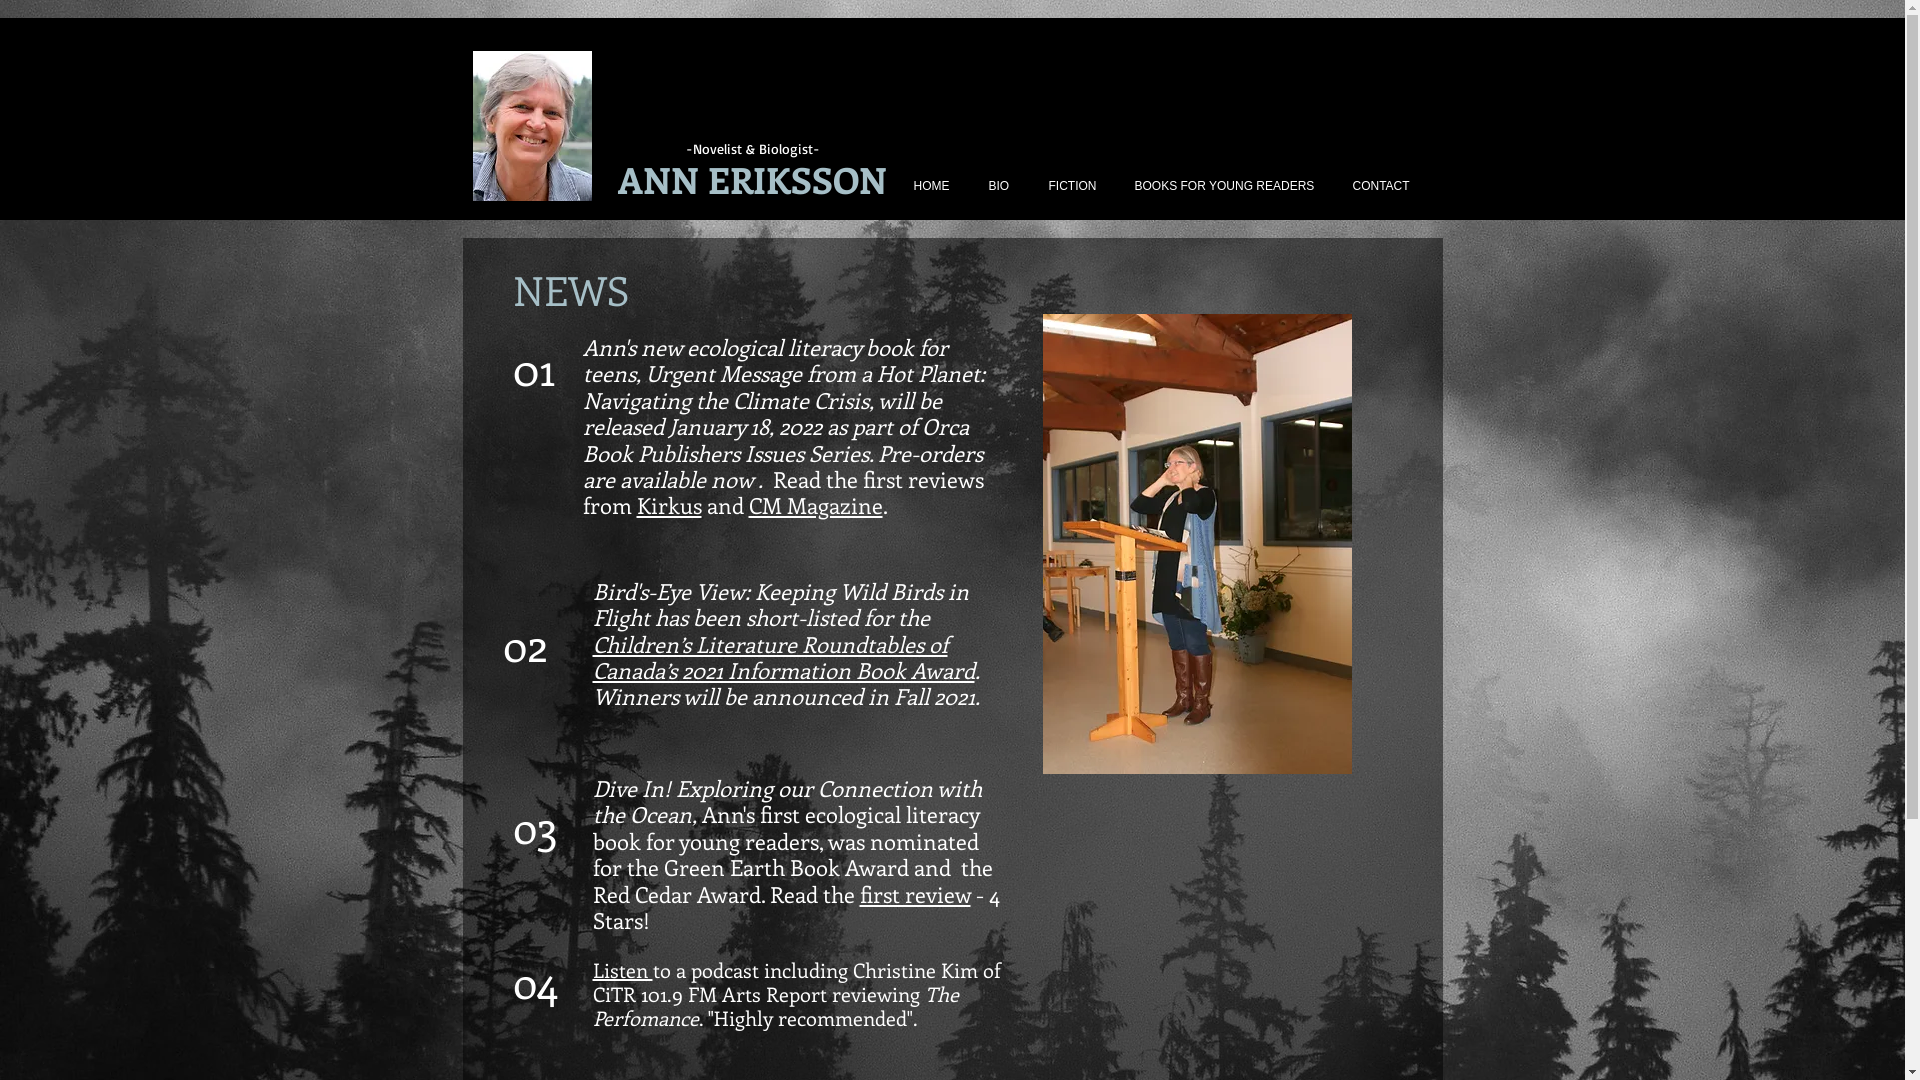 The height and width of the screenshot is (1080, 1920). What do you see at coordinates (747, 504) in the screenshot?
I see `'CM Magazine'` at bounding box center [747, 504].